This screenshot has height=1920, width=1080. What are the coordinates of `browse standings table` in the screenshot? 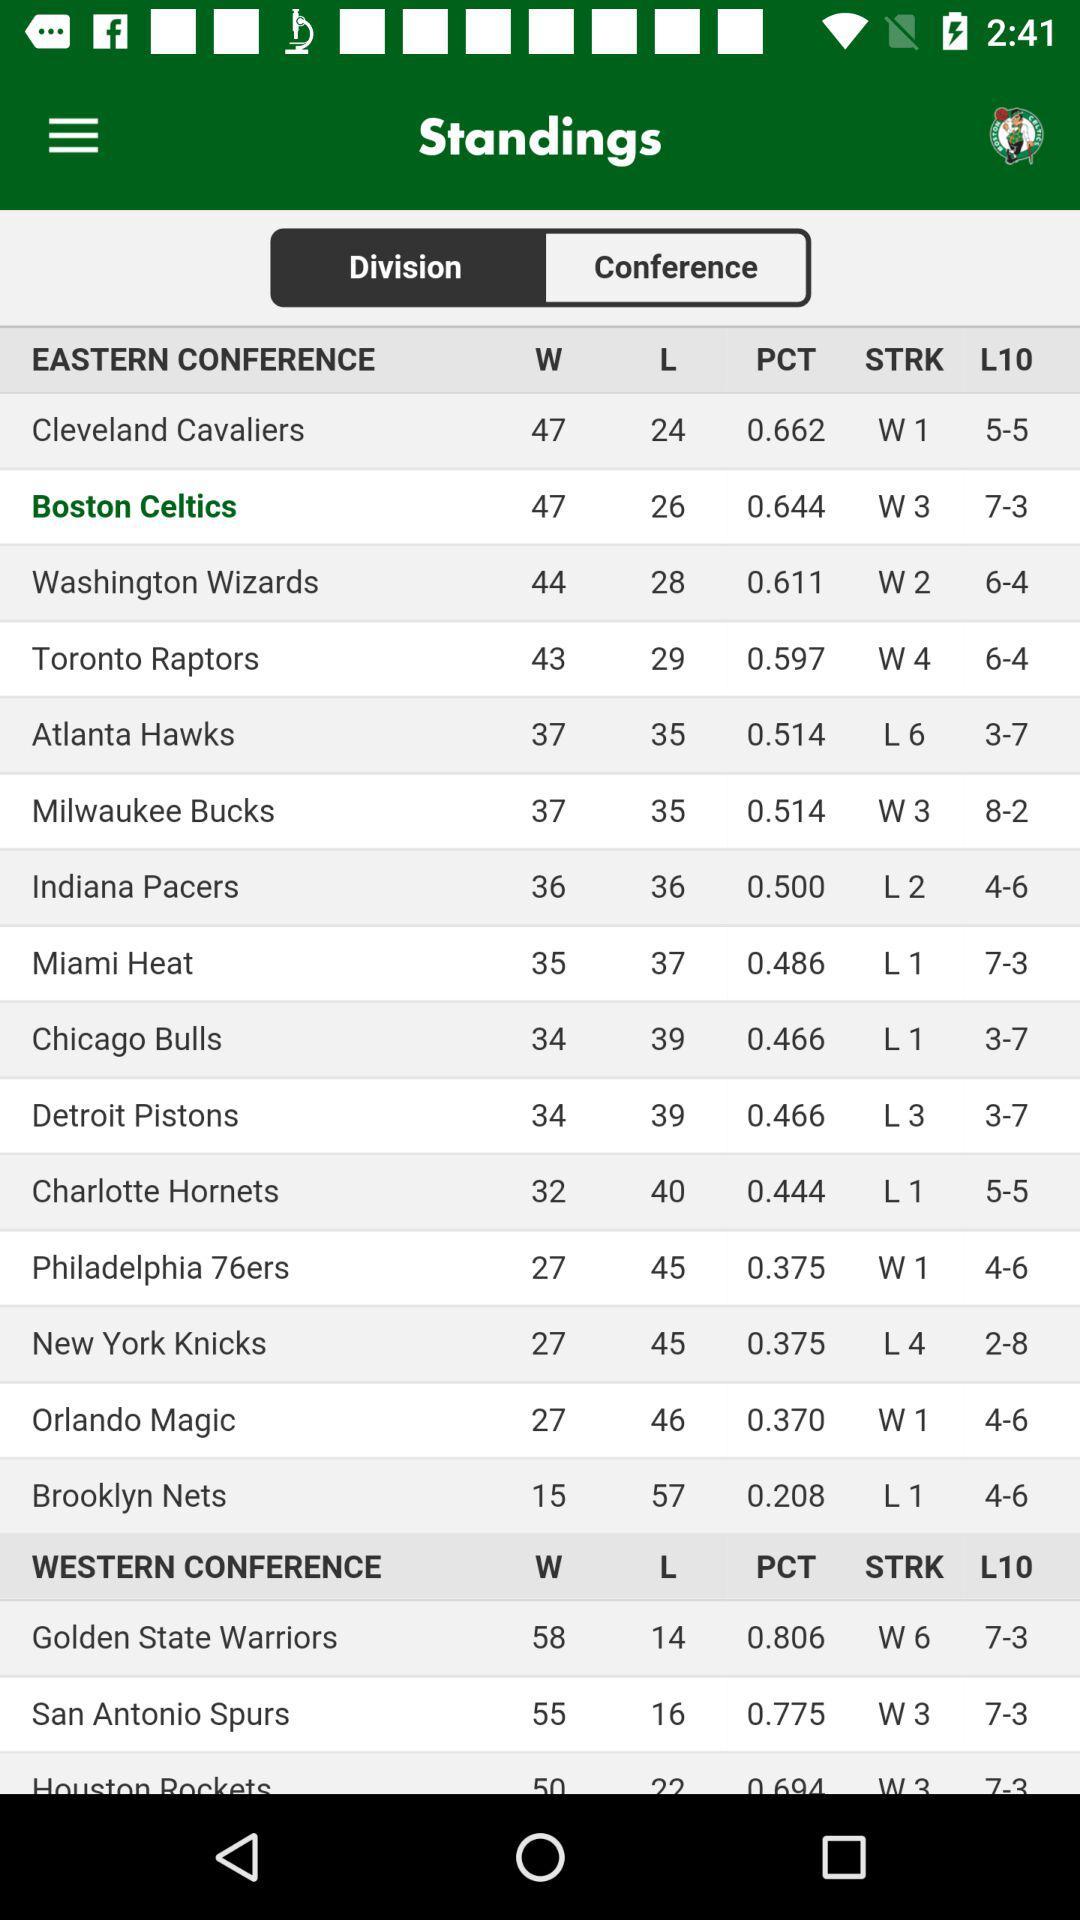 It's located at (540, 1002).